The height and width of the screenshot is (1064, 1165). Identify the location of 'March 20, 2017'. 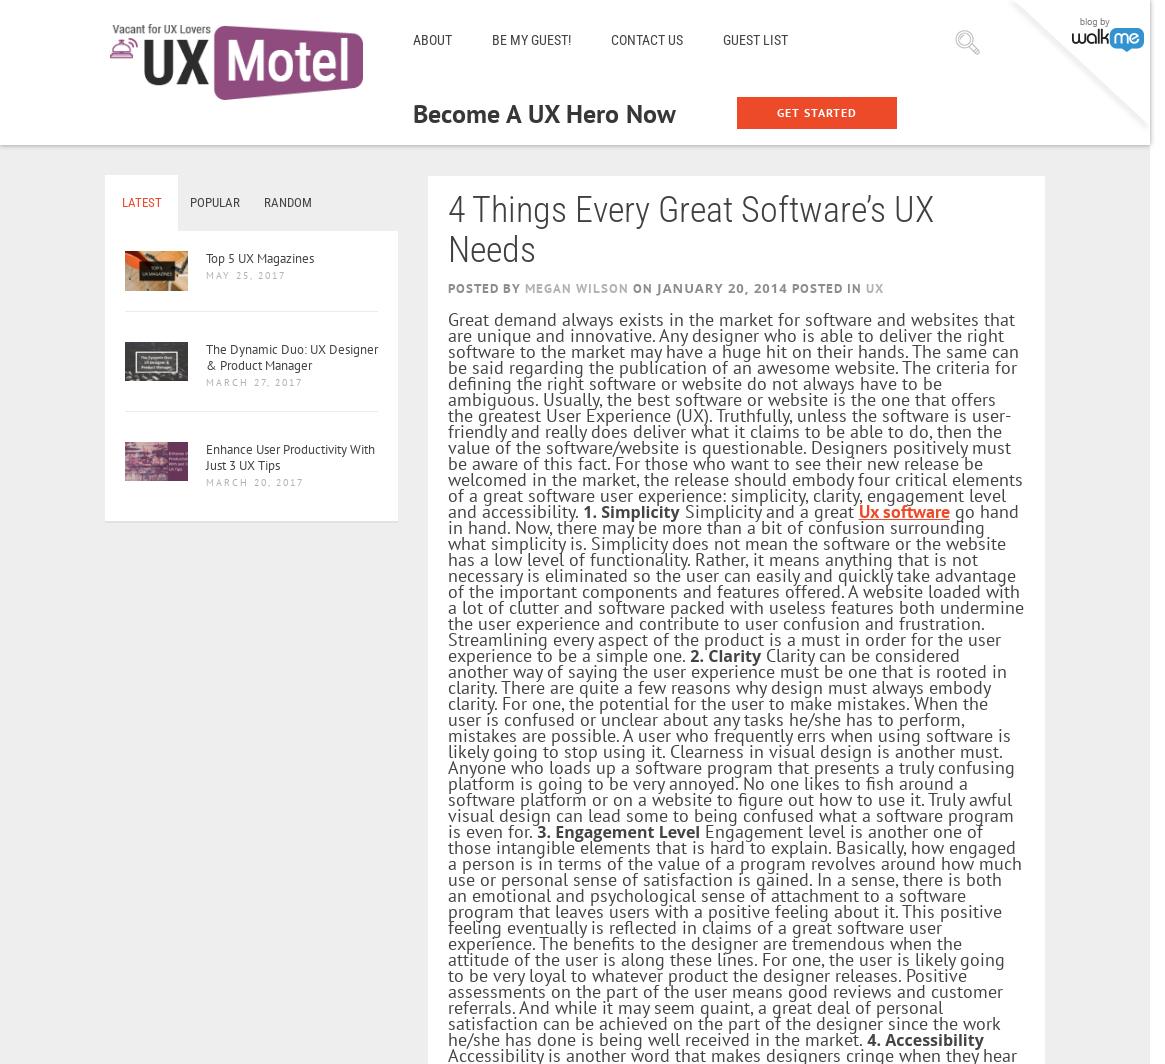
(255, 481).